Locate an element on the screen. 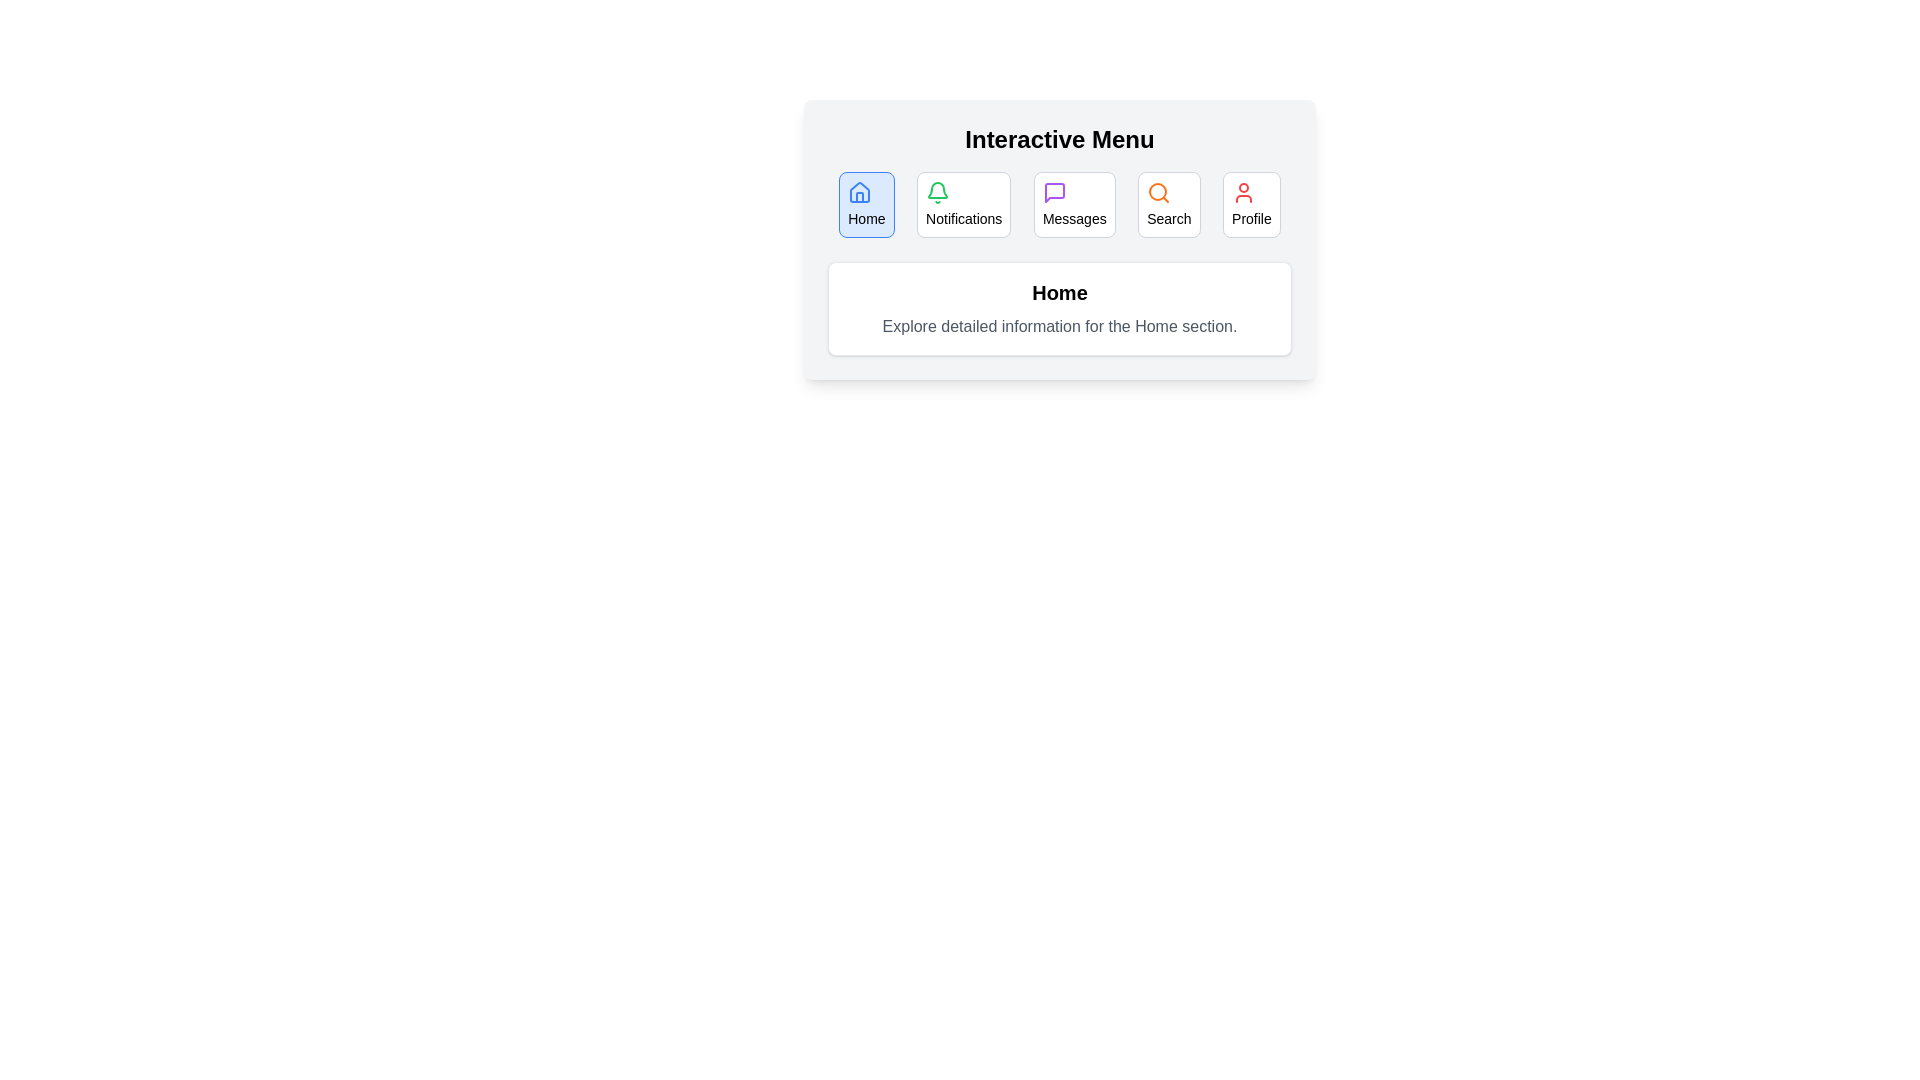  the 'Home' icon is located at coordinates (860, 192).